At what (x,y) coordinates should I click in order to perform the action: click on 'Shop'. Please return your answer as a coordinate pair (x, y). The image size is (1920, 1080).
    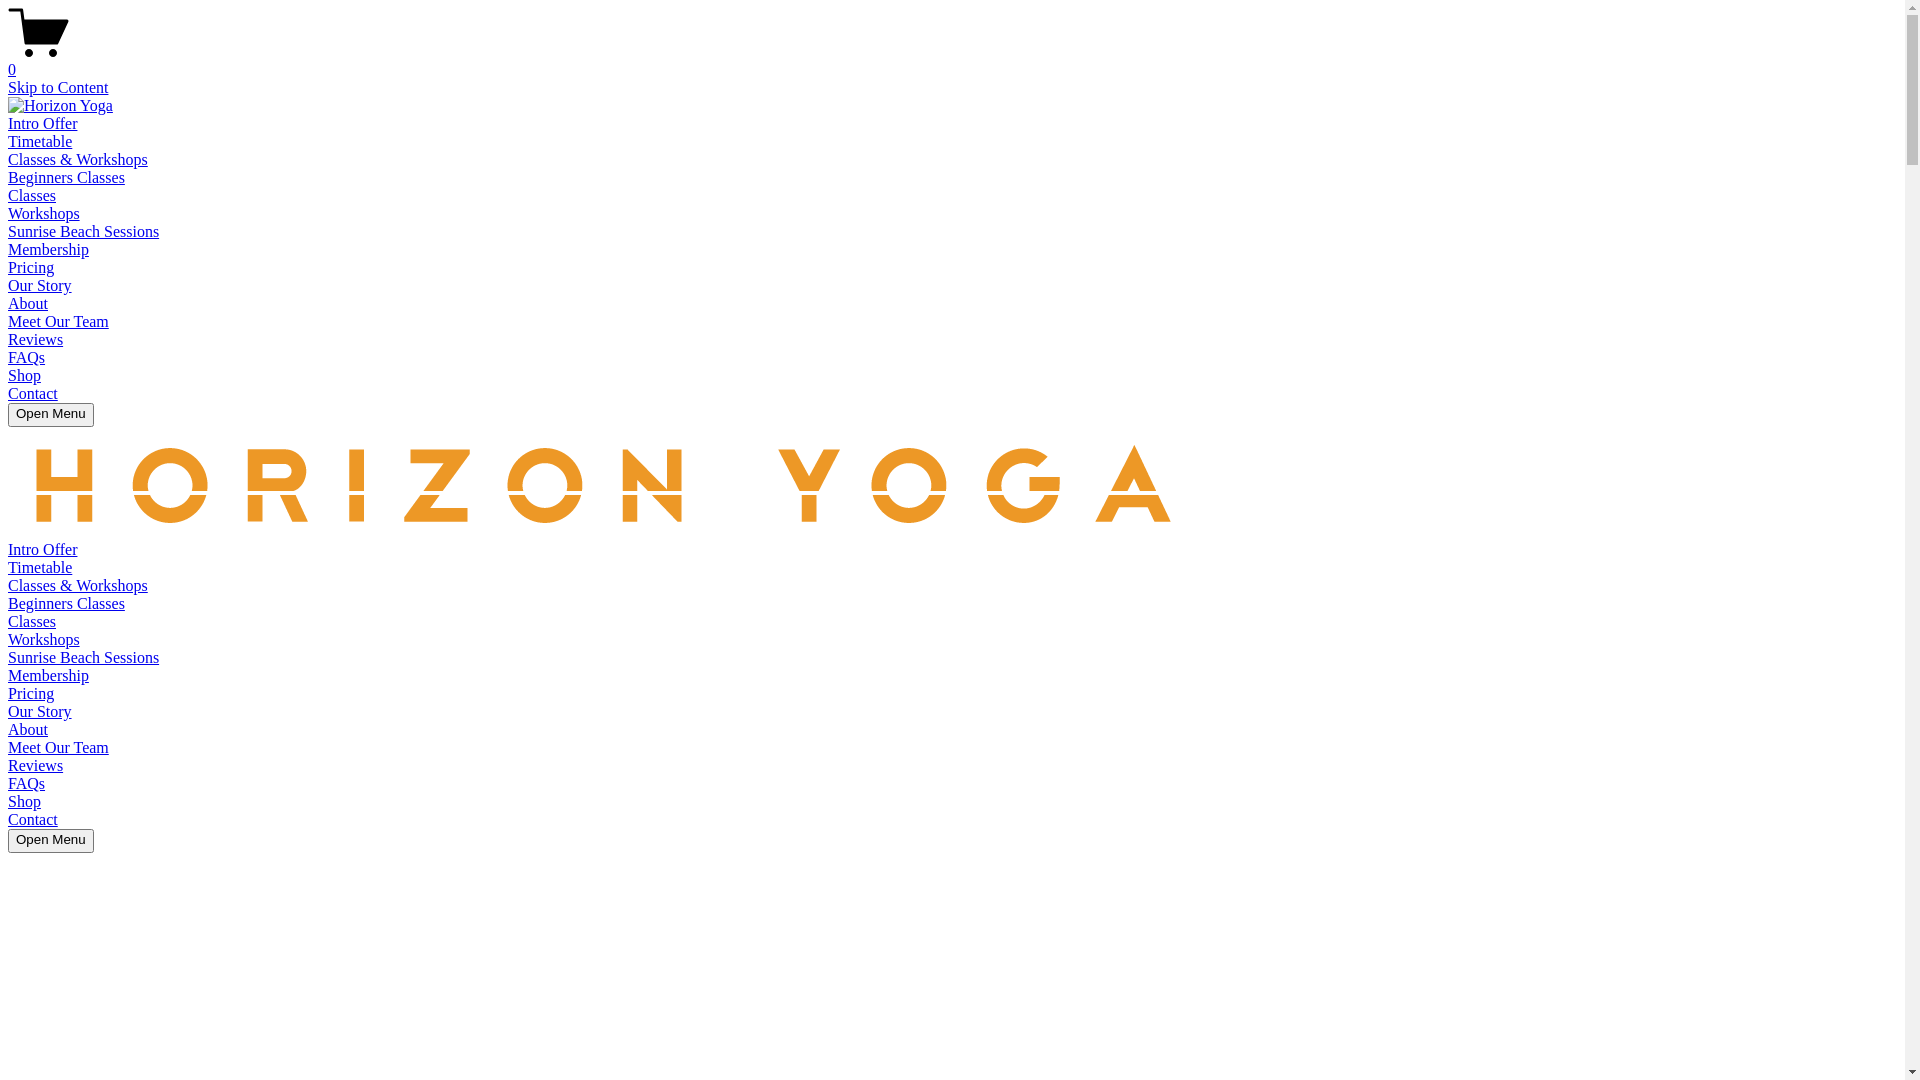
    Looking at the image, I should click on (24, 800).